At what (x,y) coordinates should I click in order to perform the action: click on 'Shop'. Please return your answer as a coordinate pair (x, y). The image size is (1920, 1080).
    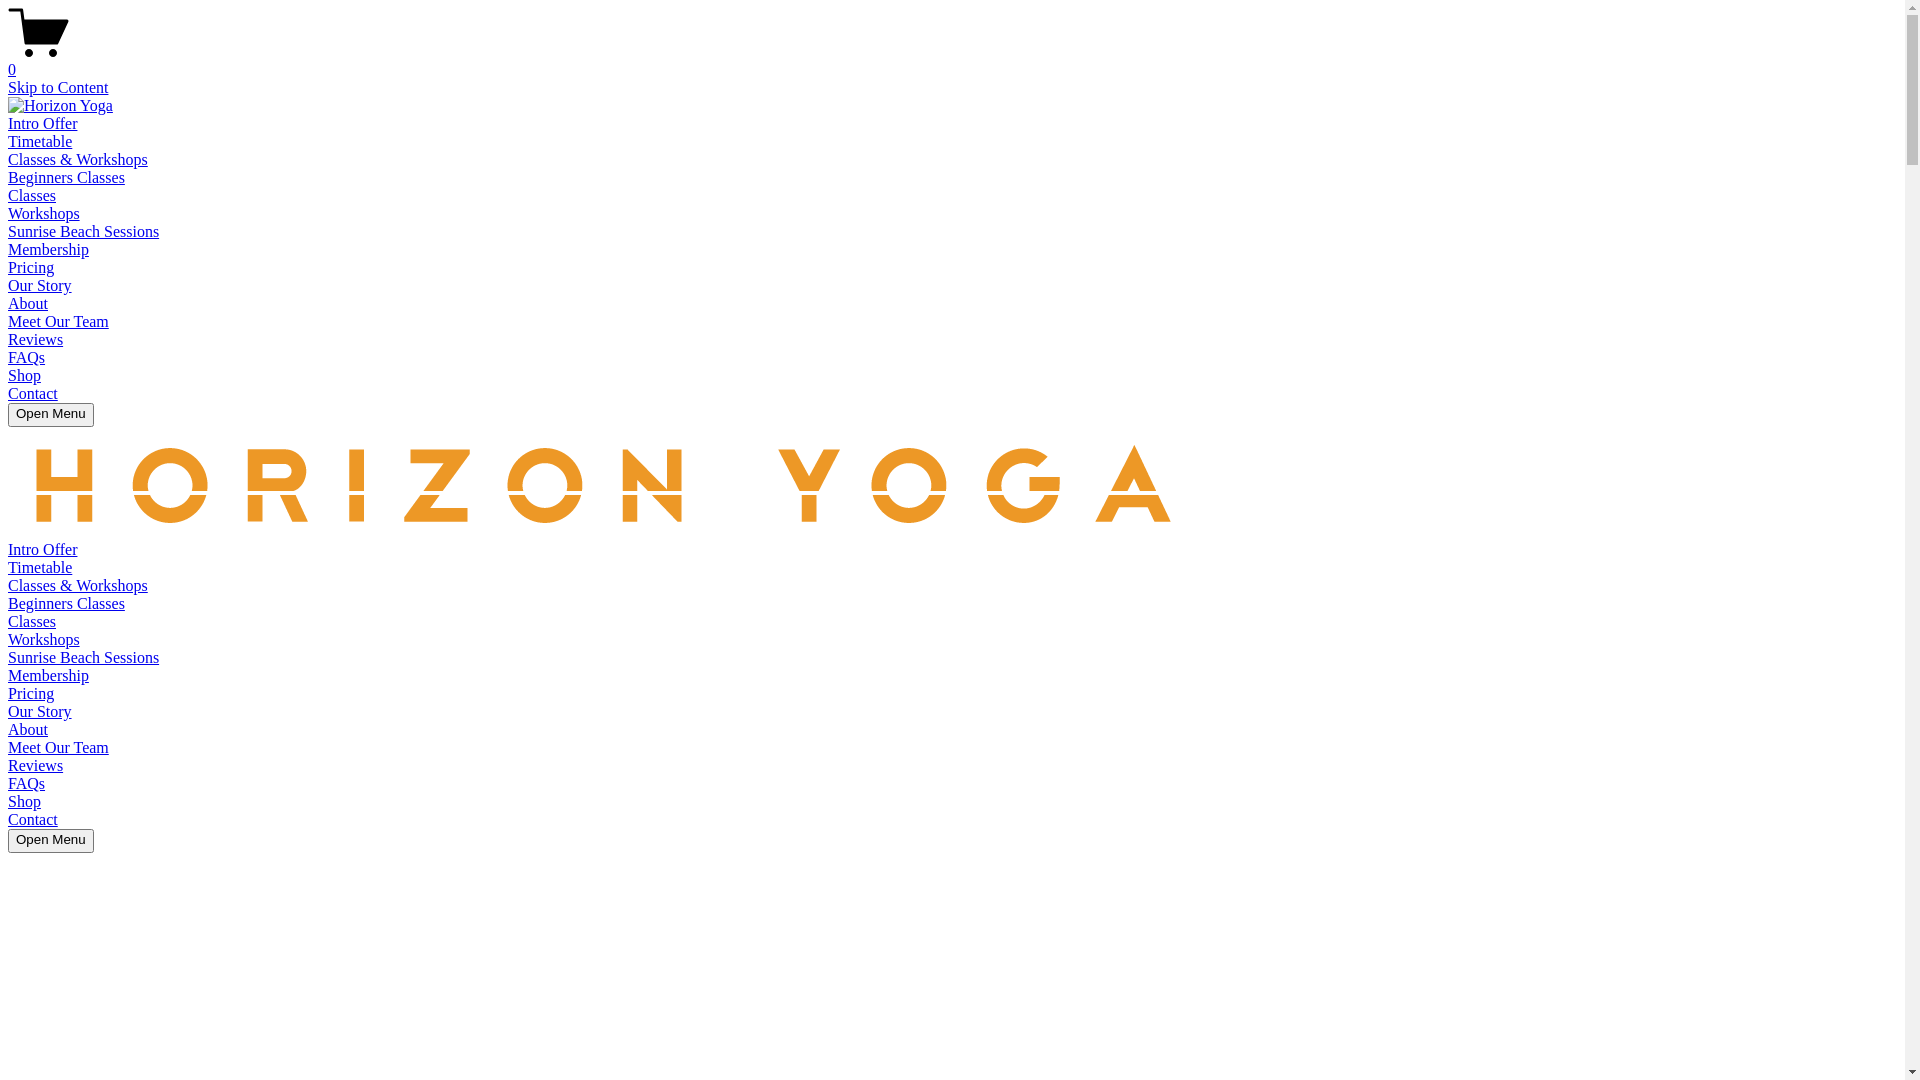
    Looking at the image, I should click on (24, 800).